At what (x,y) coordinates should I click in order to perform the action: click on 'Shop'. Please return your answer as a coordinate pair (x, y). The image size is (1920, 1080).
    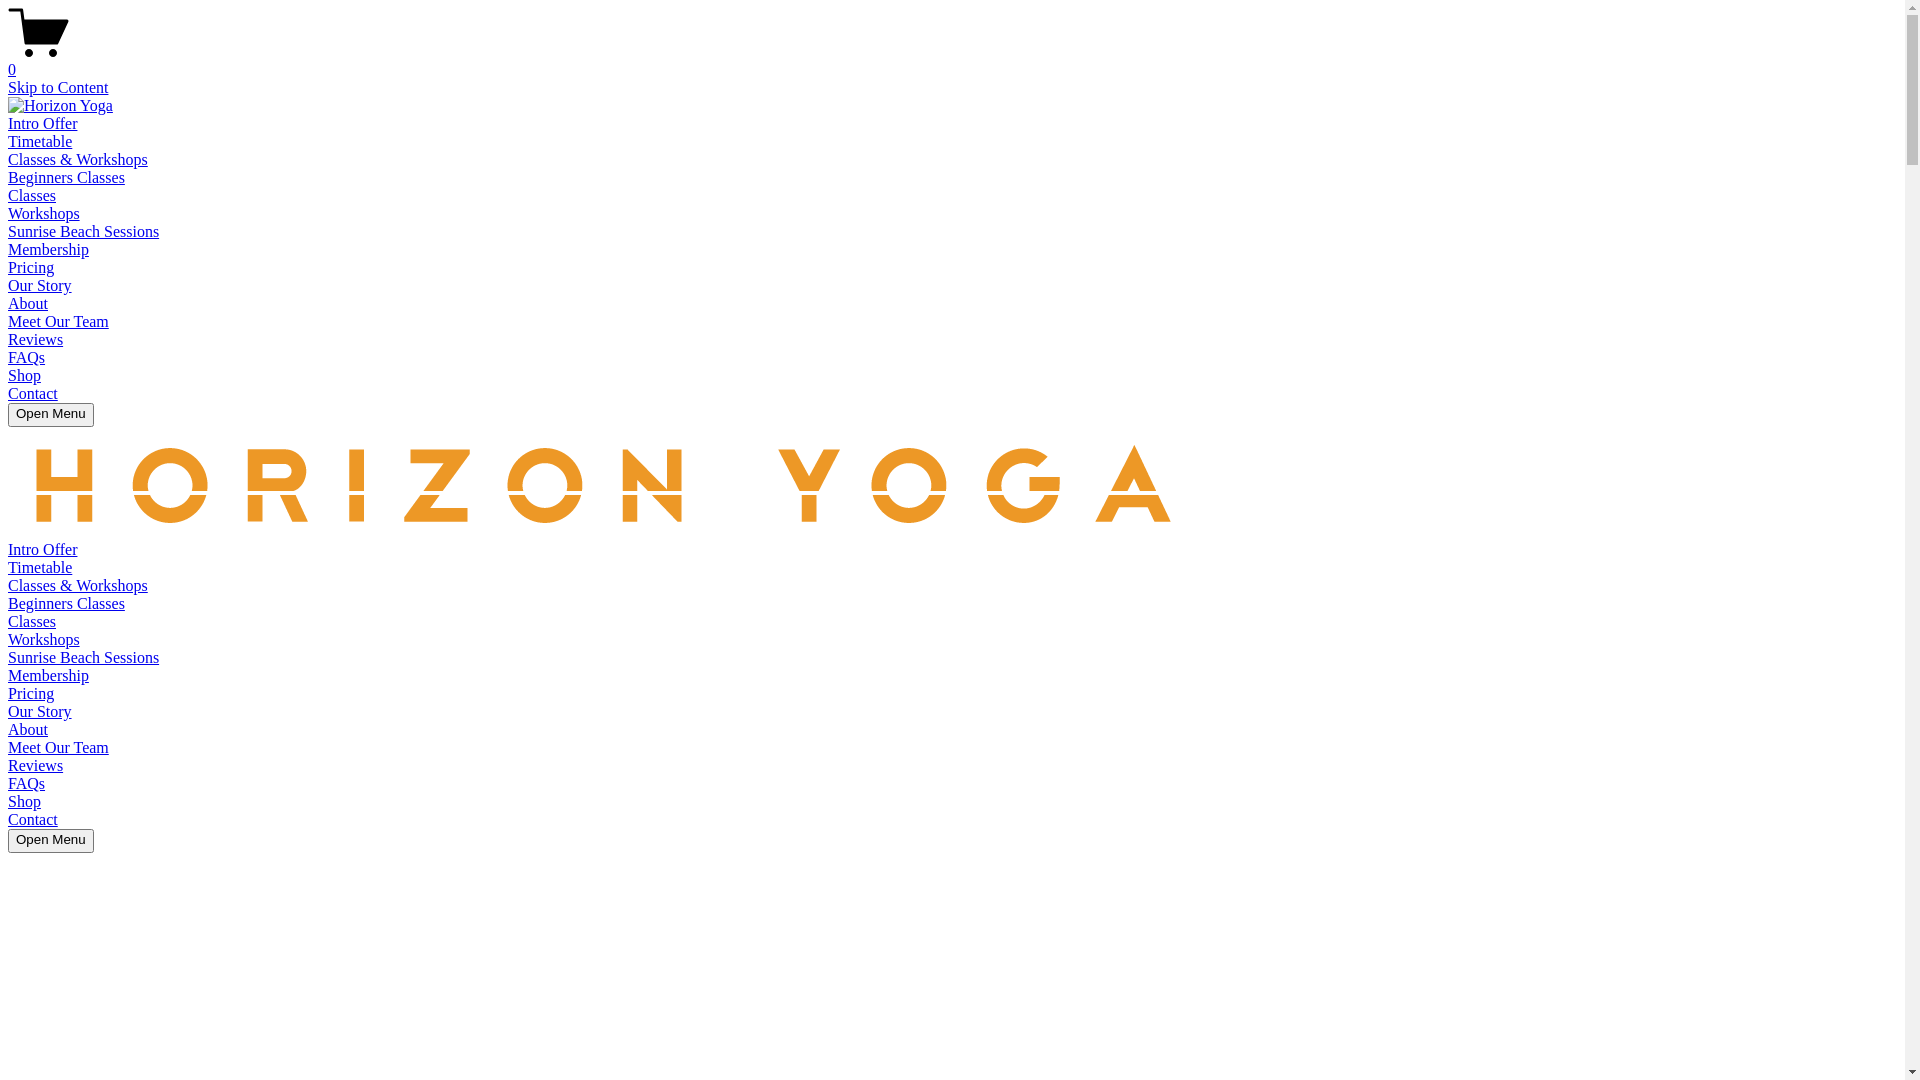
    Looking at the image, I should click on (24, 800).